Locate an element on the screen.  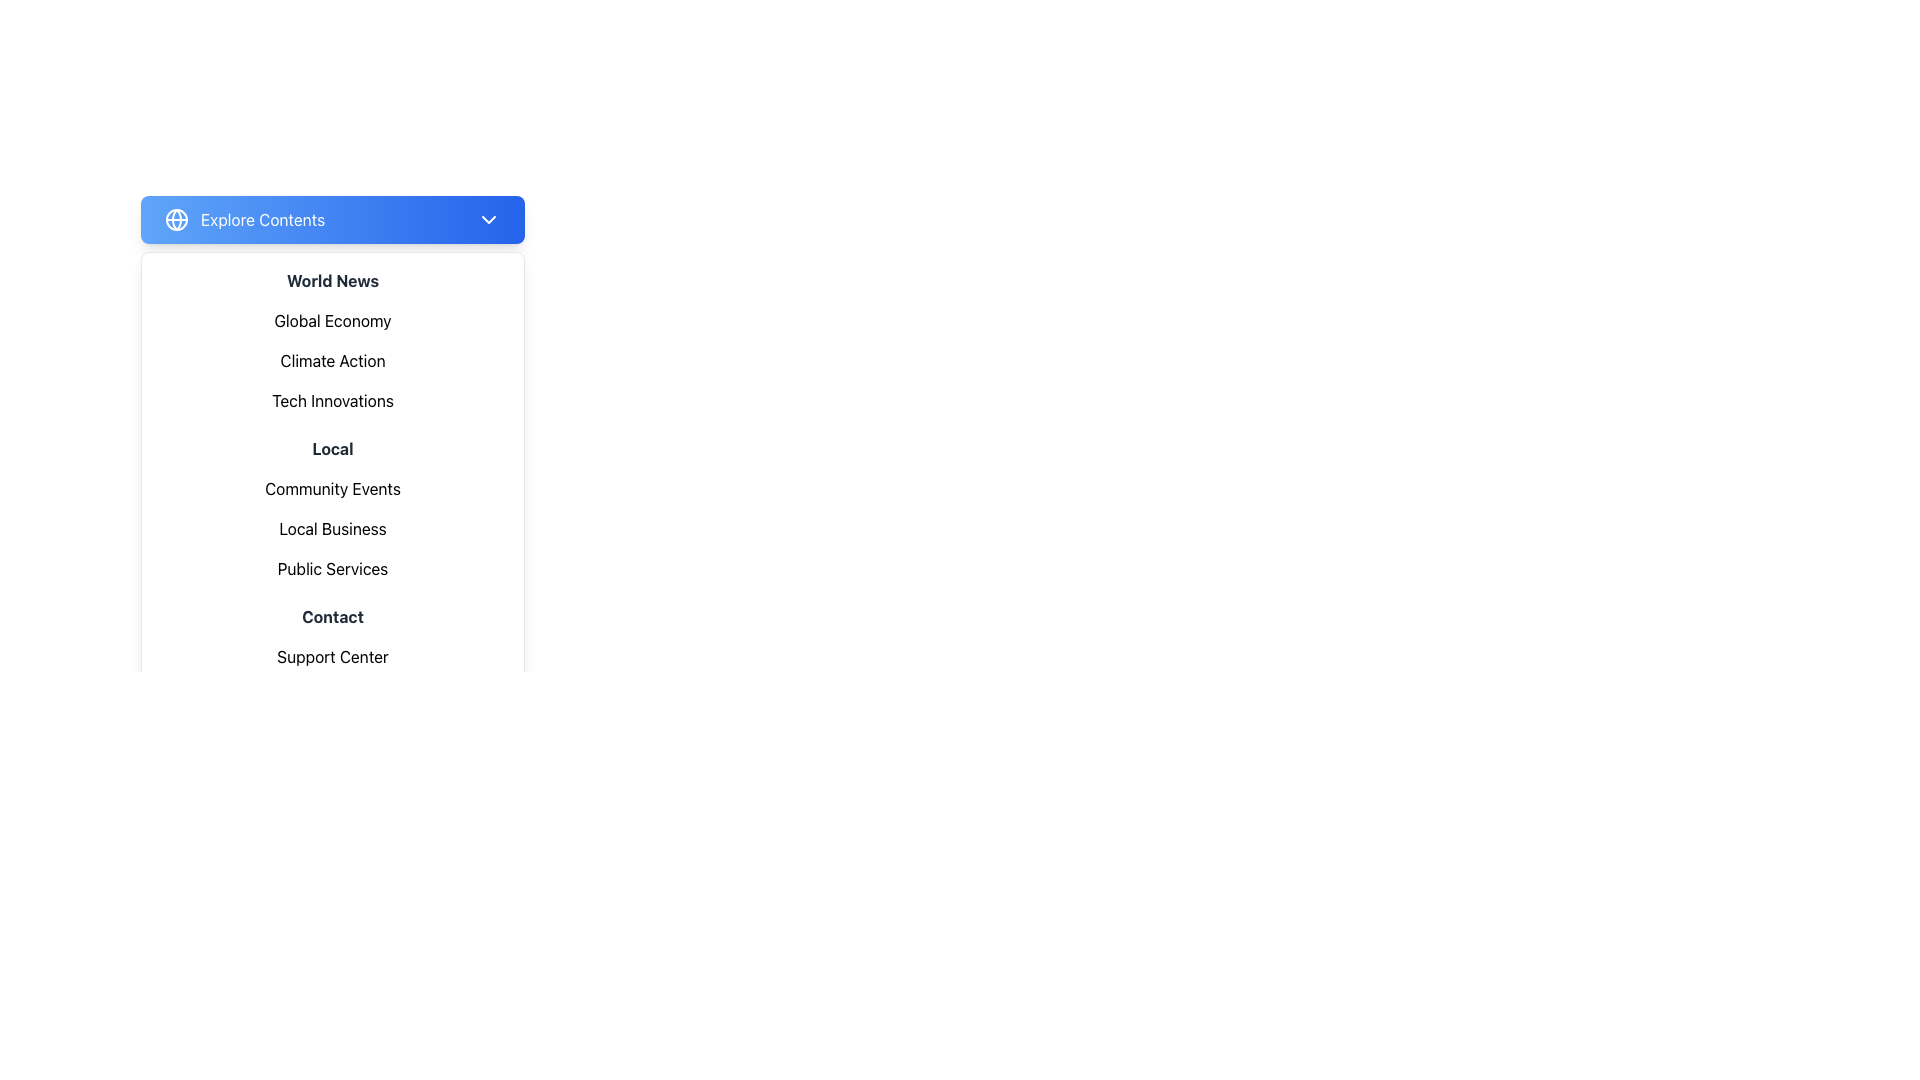
the group of menu items containing 'Global Economy', 'Climate Action', and 'Tech Innovations' located beneath the 'World News' header is located at coordinates (332, 361).